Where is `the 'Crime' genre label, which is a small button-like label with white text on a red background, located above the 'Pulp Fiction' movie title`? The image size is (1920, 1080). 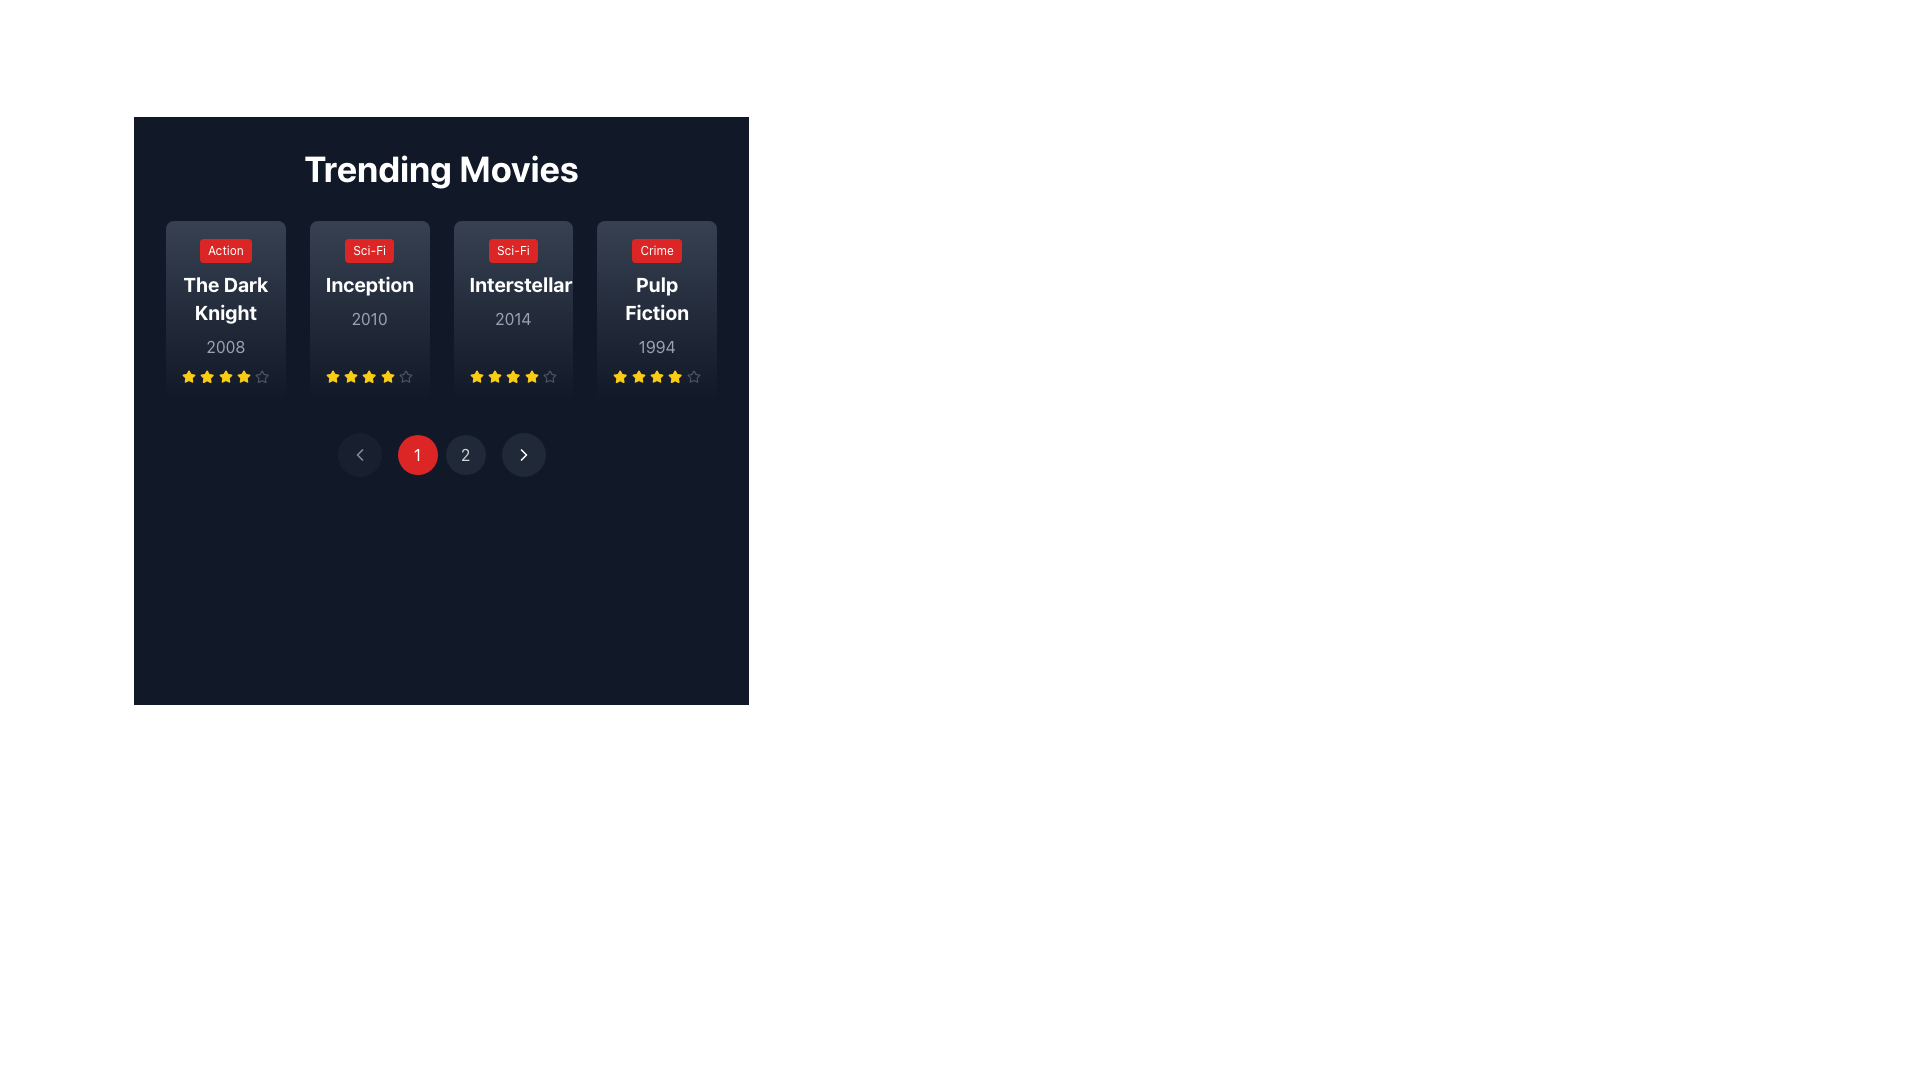
the 'Crime' genre label, which is a small button-like label with white text on a red background, located above the 'Pulp Fiction' movie title is located at coordinates (657, 249).